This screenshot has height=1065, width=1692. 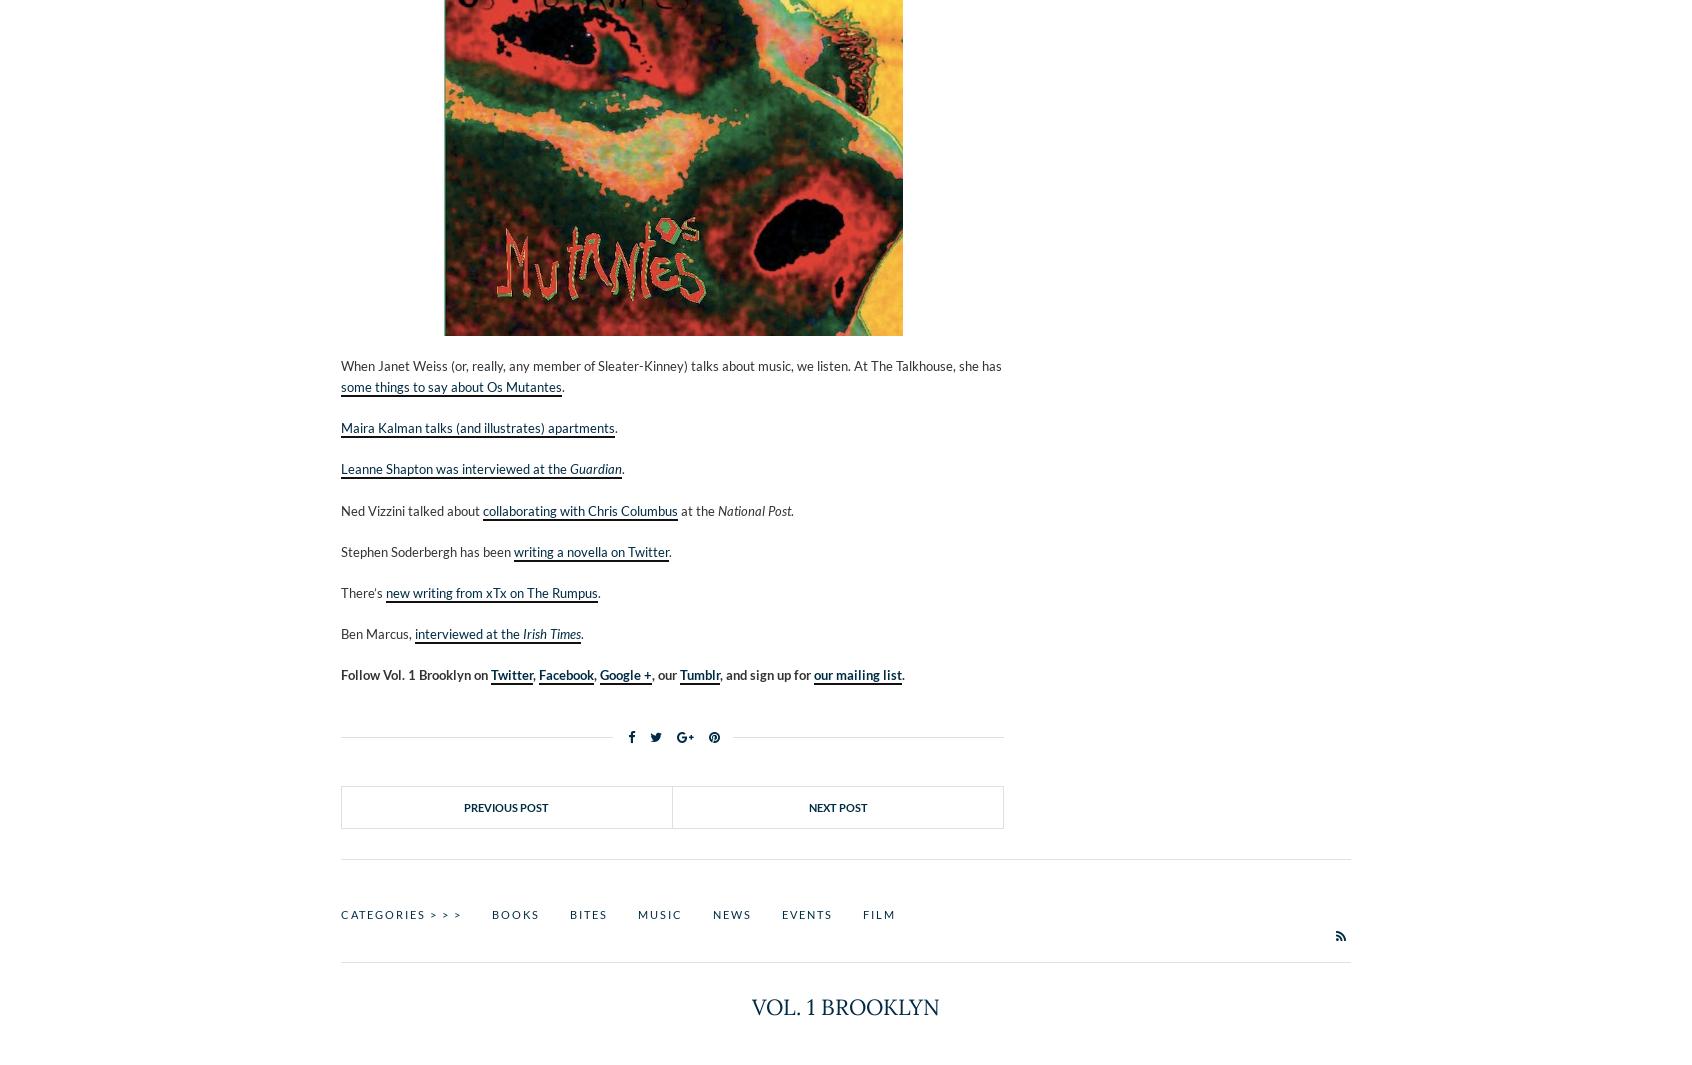 I want to click on 'Books', so click(x=491, y=914).